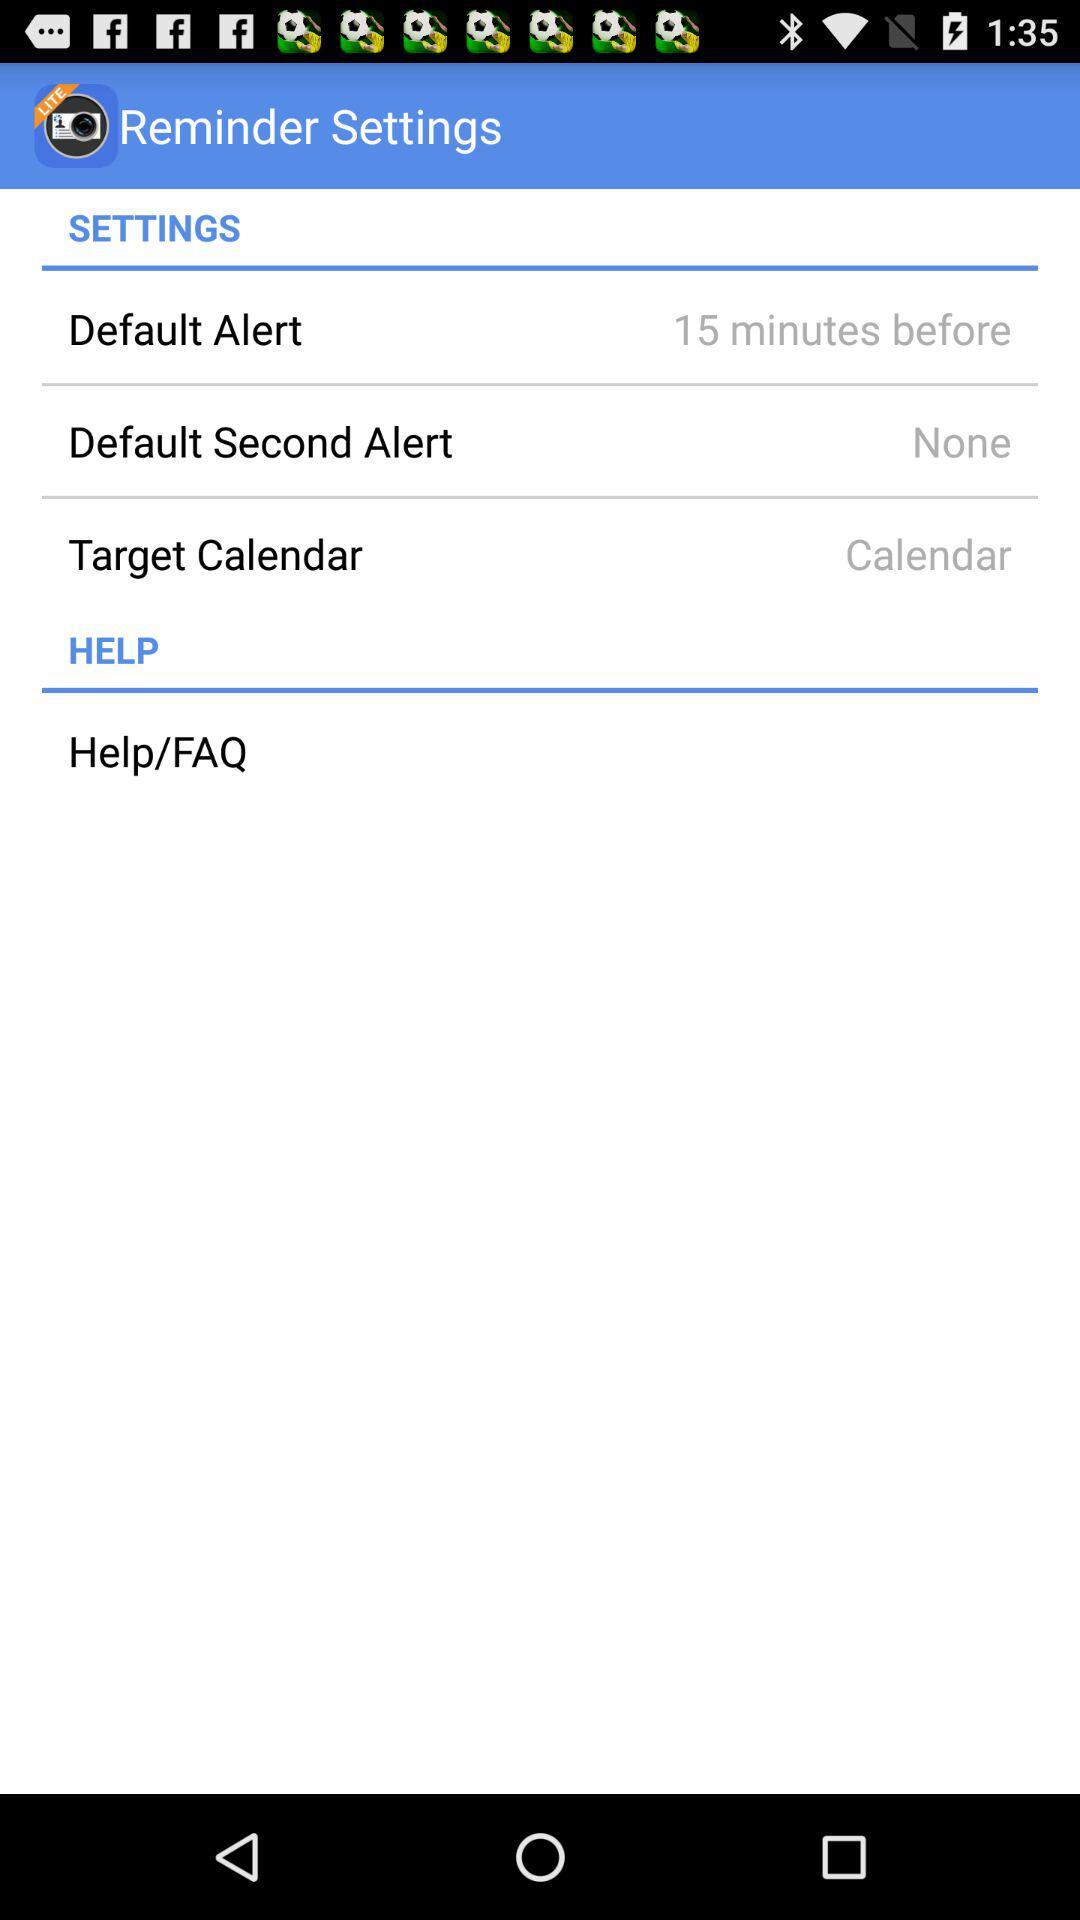  Describe the element at coordinates (814, 440) in the screenshot. I see `the app next to default second alert app` at that location.